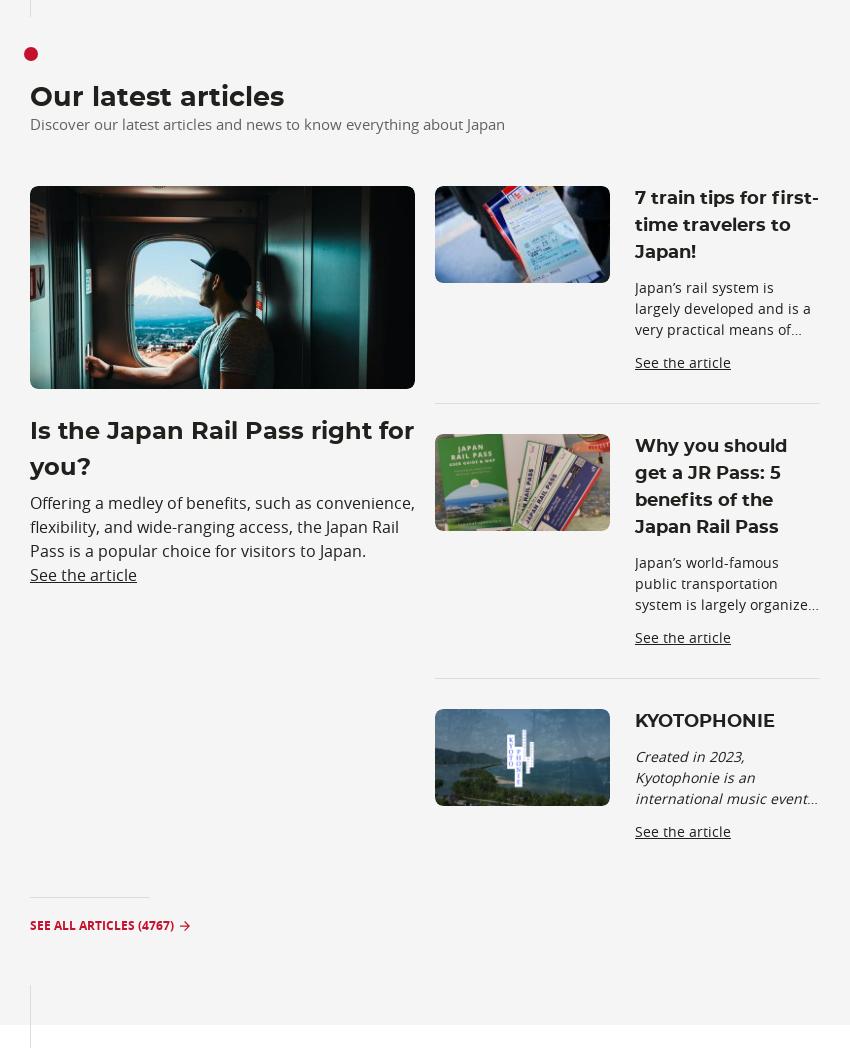 The image size is (850, 1048). I want to click on ', and this same organization issues a special transit tick', so click(727, 667).